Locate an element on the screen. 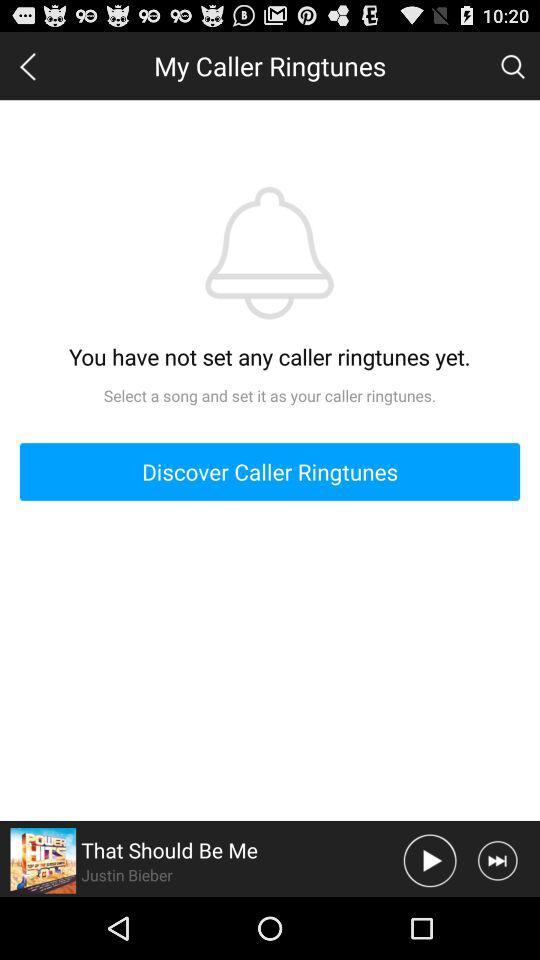  artist is located at coordinates (43, 859).